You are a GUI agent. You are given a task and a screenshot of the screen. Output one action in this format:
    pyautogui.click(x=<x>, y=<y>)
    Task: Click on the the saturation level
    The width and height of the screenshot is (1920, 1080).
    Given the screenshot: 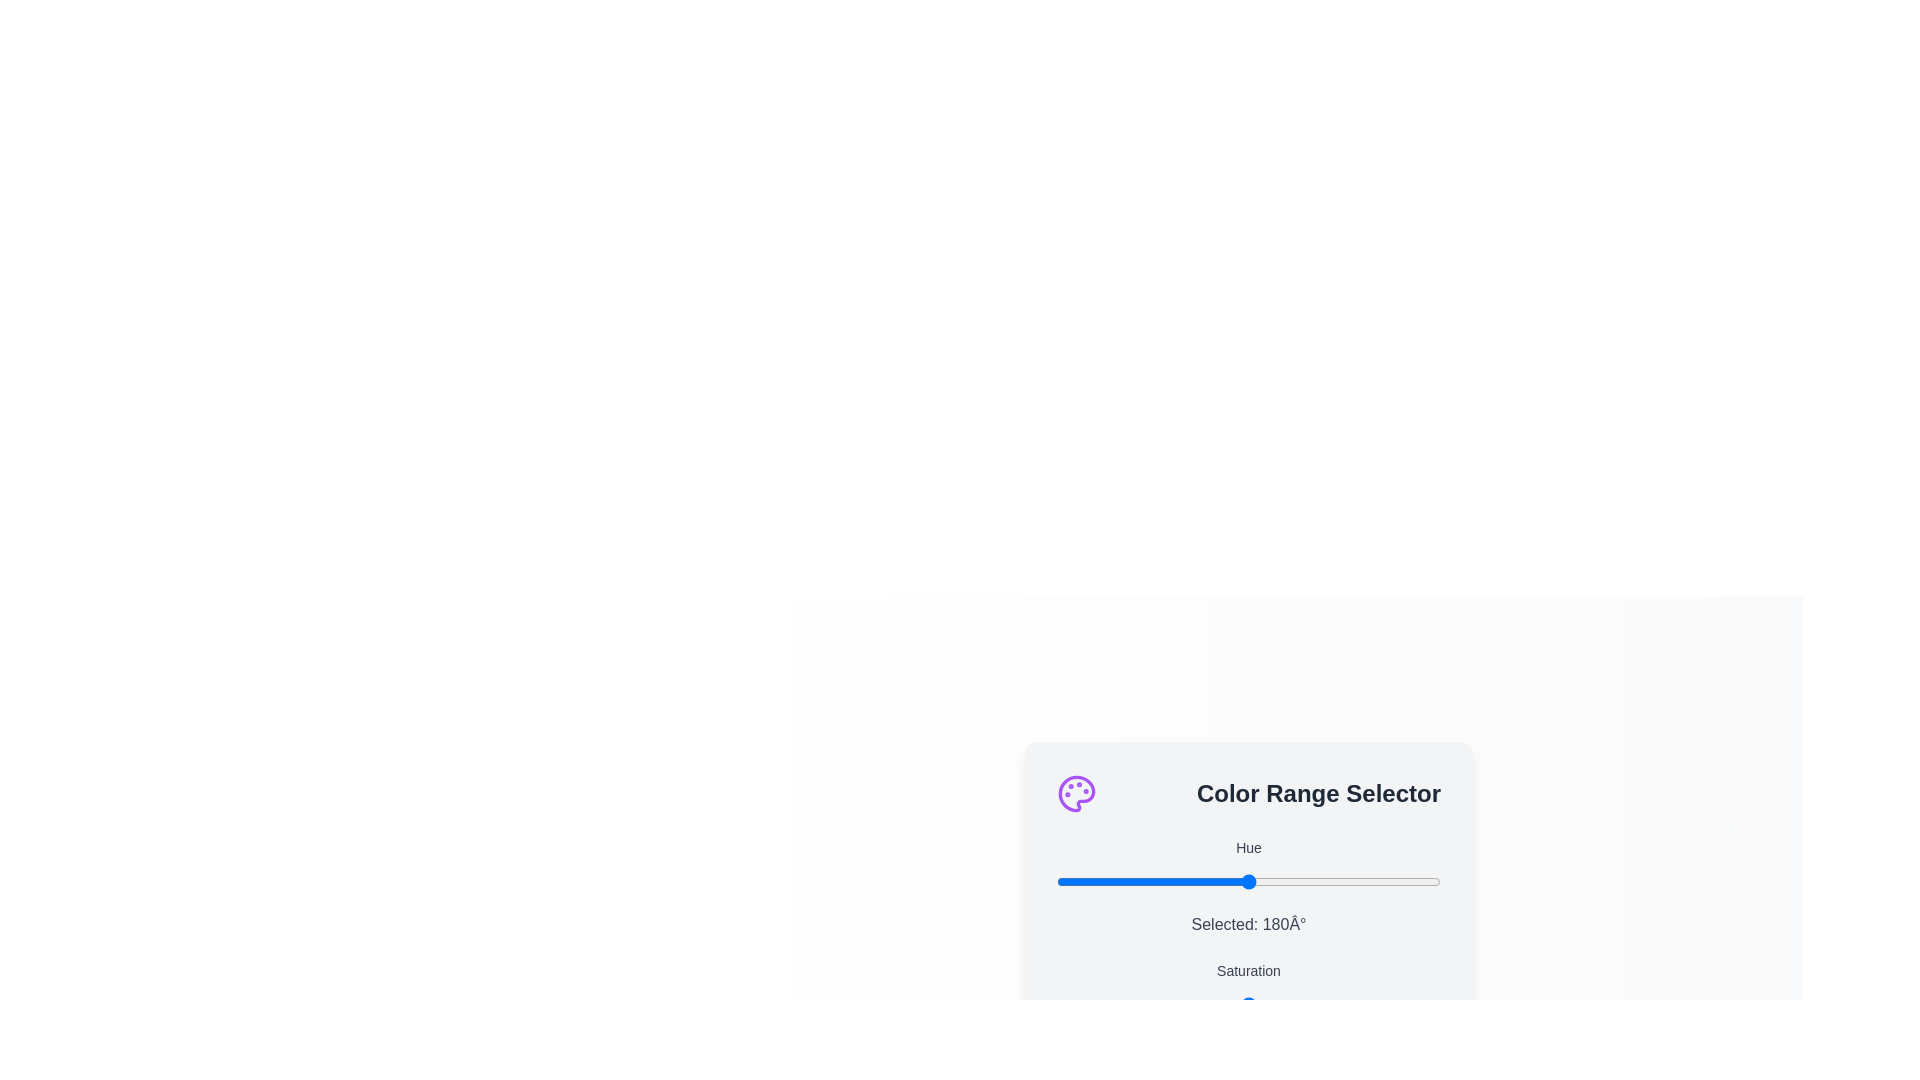 What is the action you would take?
    pyautogui.click(x=1321, y=1004)
    